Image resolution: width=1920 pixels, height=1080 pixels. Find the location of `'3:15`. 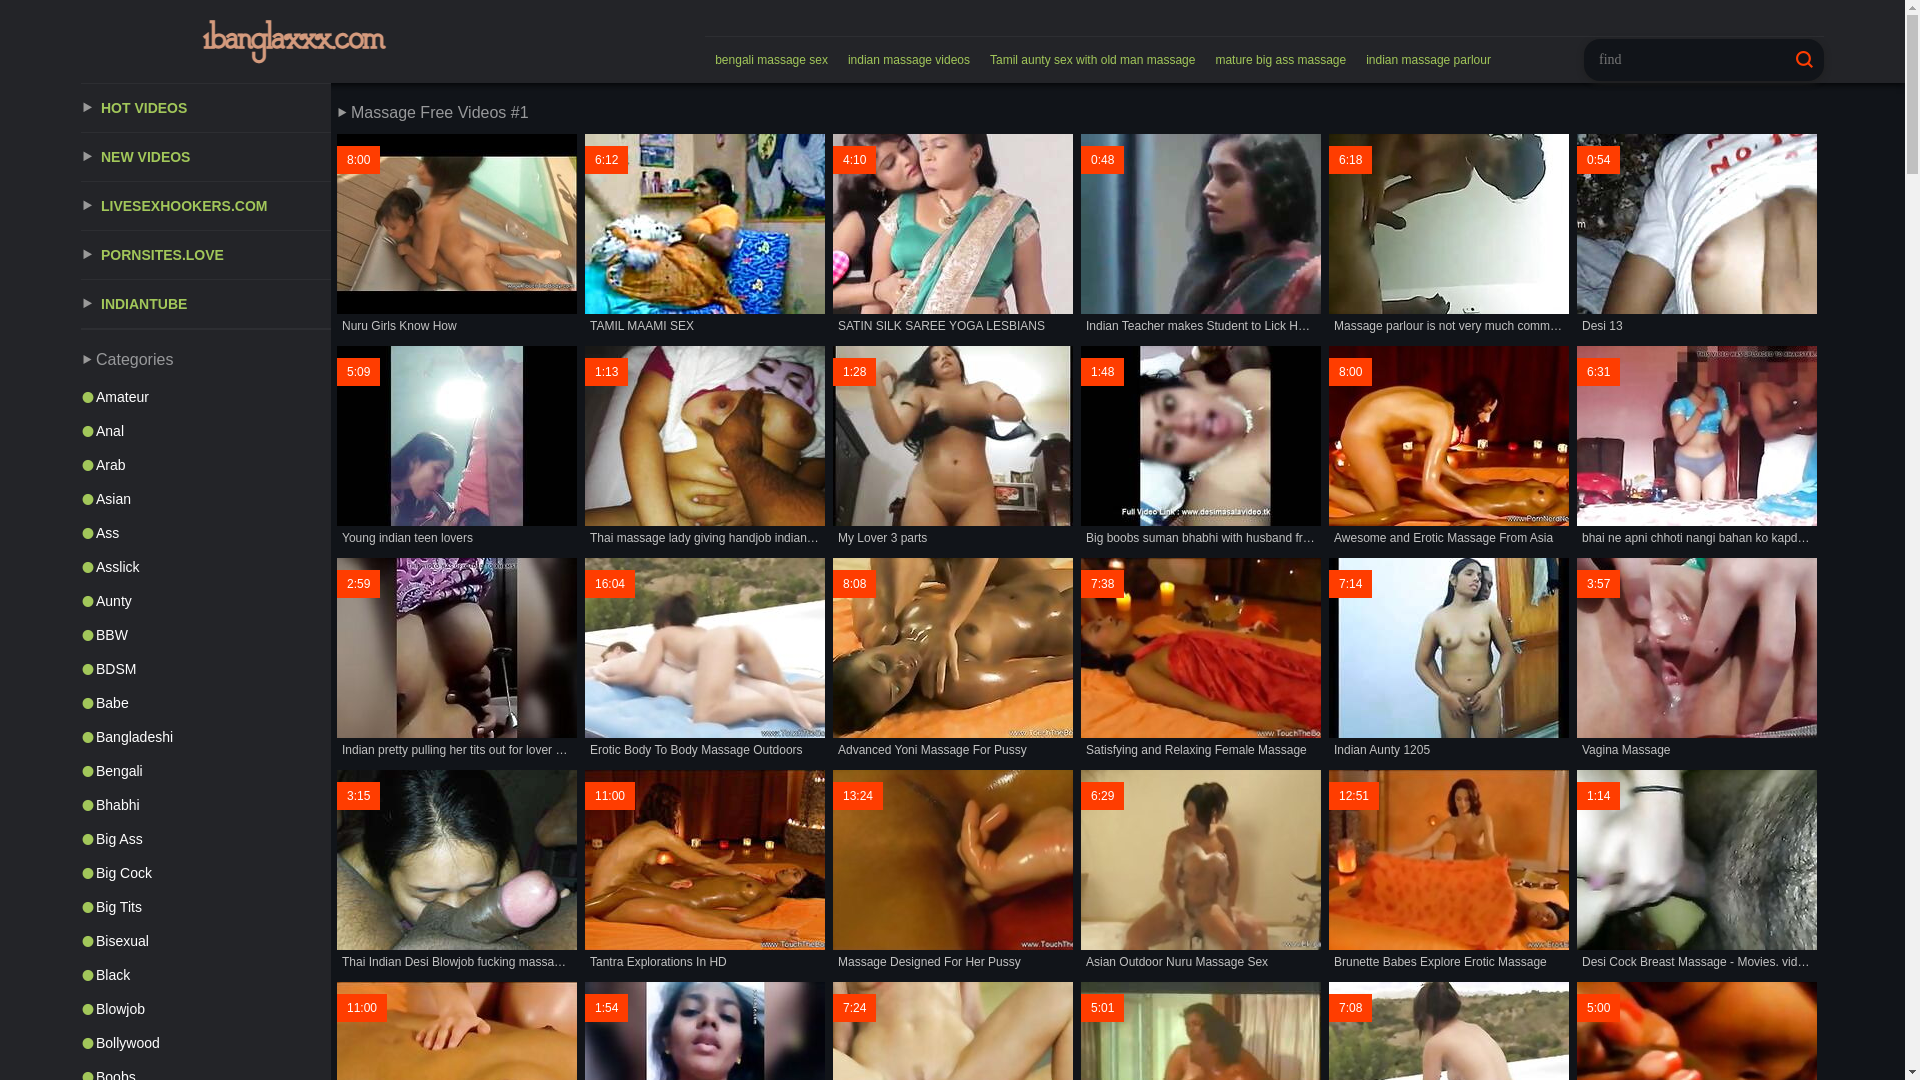

'3:15 is located at coordinates (455, 870).